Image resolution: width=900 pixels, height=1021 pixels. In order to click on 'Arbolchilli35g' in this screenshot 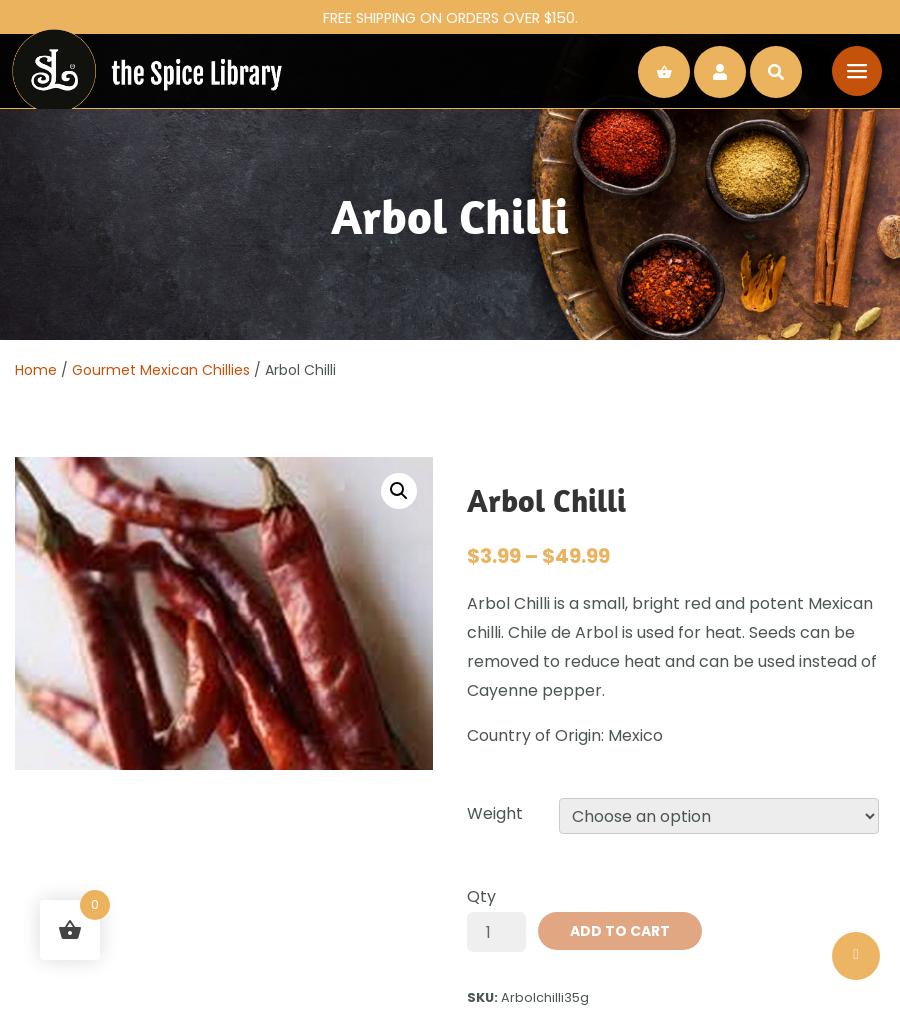, I will do `click(544, 997)`.